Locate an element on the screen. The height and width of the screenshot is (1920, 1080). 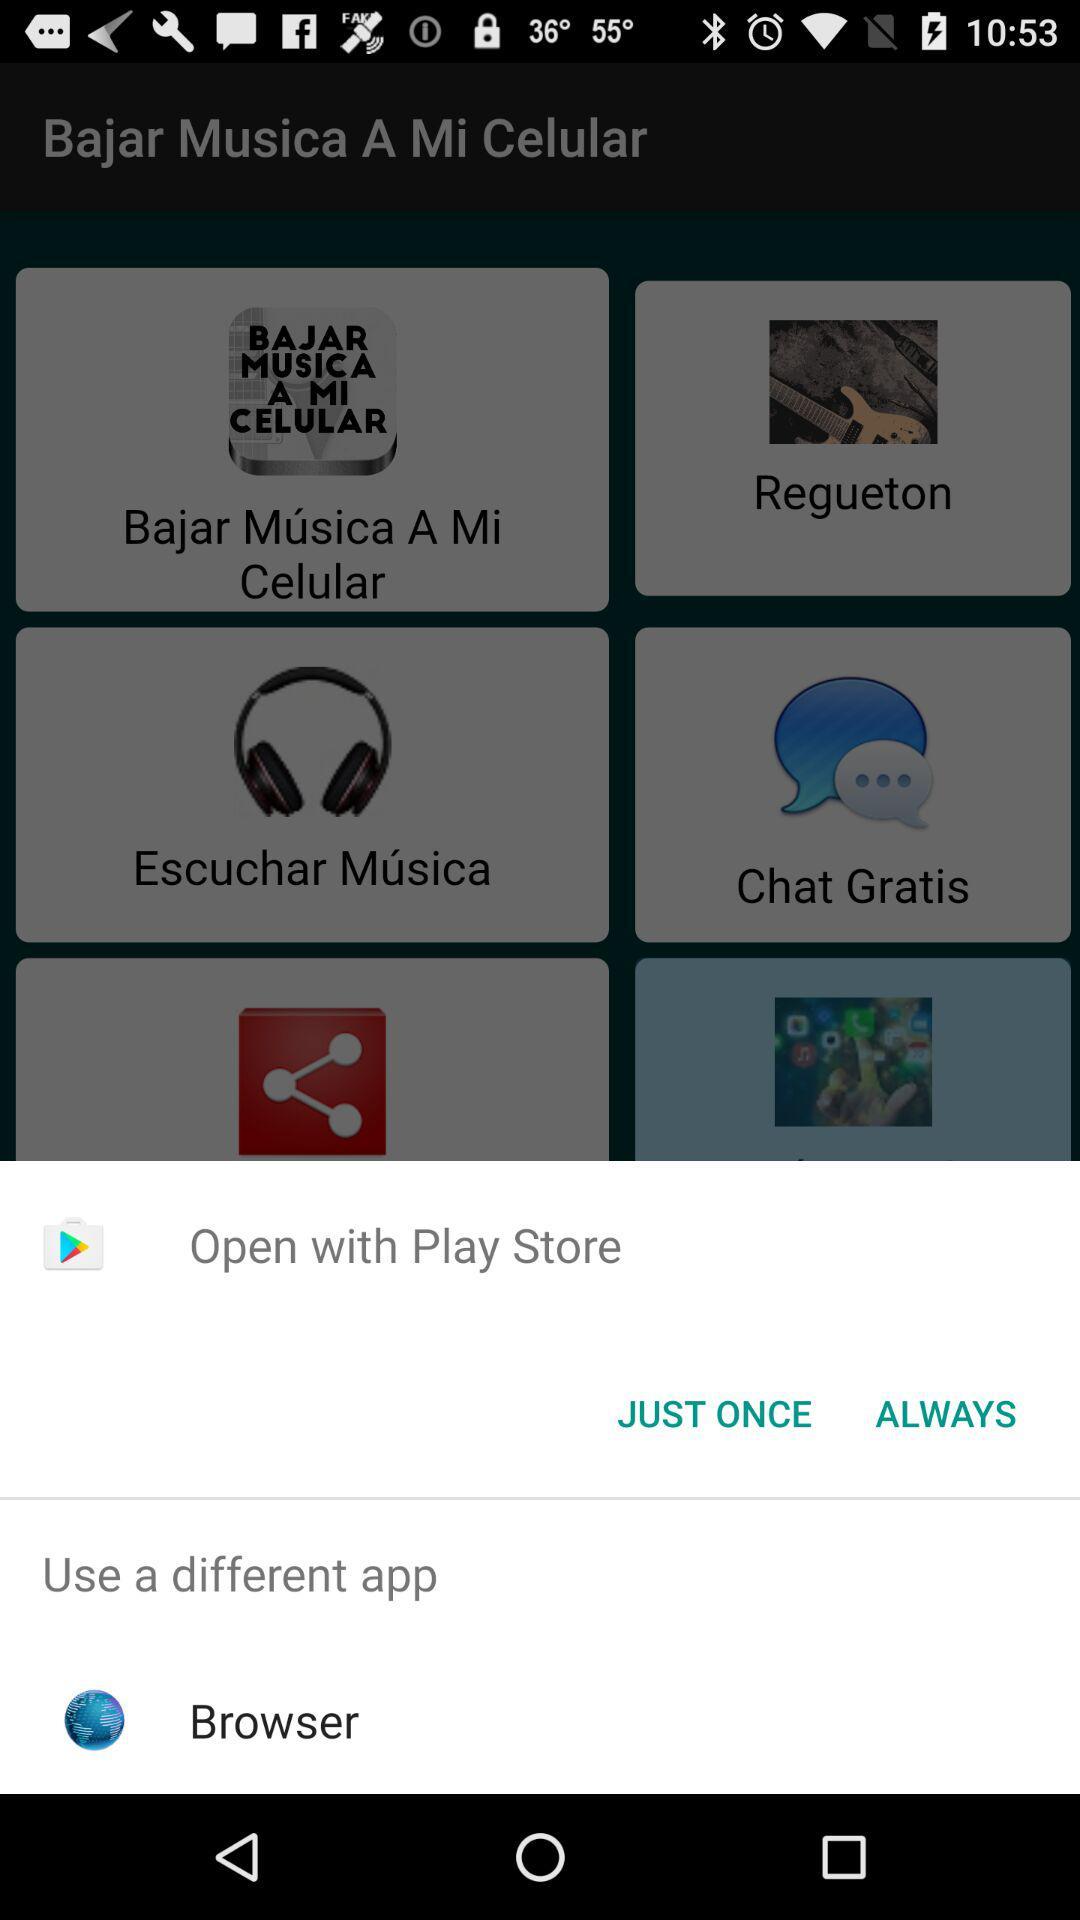
the browser is located at coordinates (274, 1719).